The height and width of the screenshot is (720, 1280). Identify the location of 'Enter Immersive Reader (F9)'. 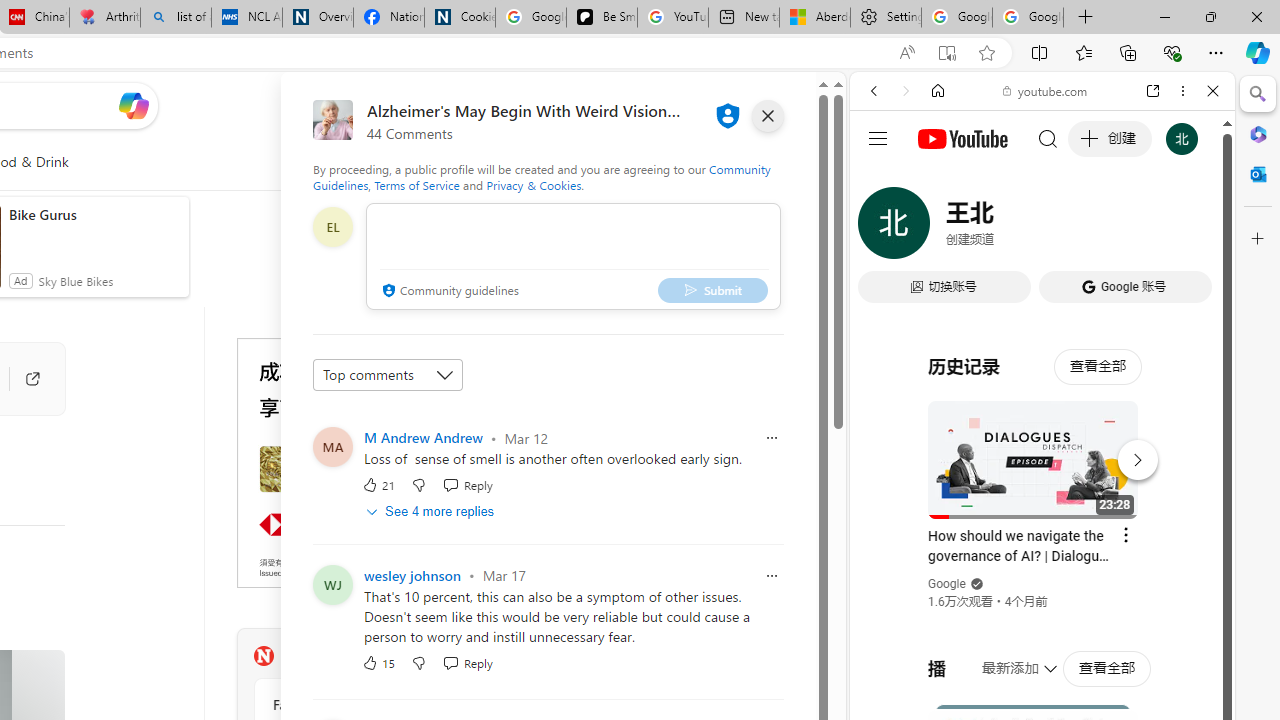
(945, 52).